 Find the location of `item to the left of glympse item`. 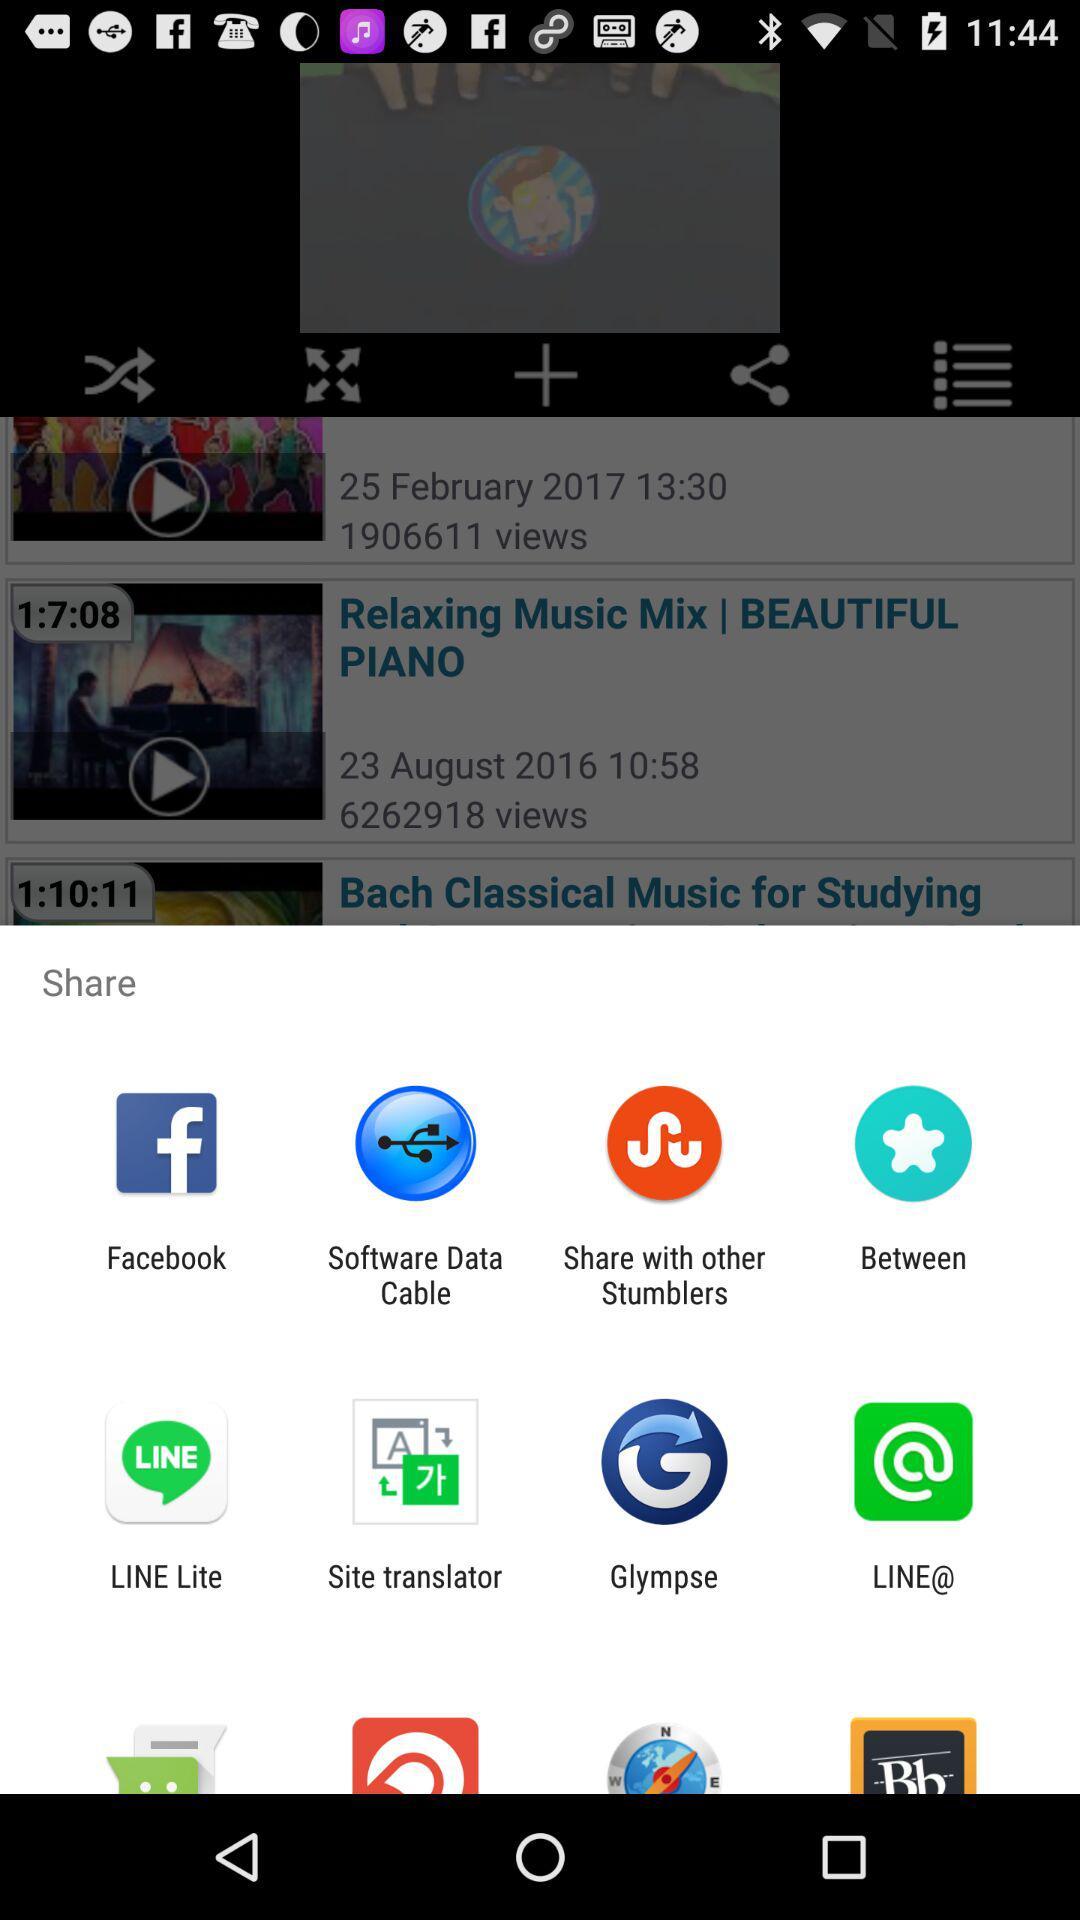

item to the left of glympse item is located at coordinates (414, 1592).